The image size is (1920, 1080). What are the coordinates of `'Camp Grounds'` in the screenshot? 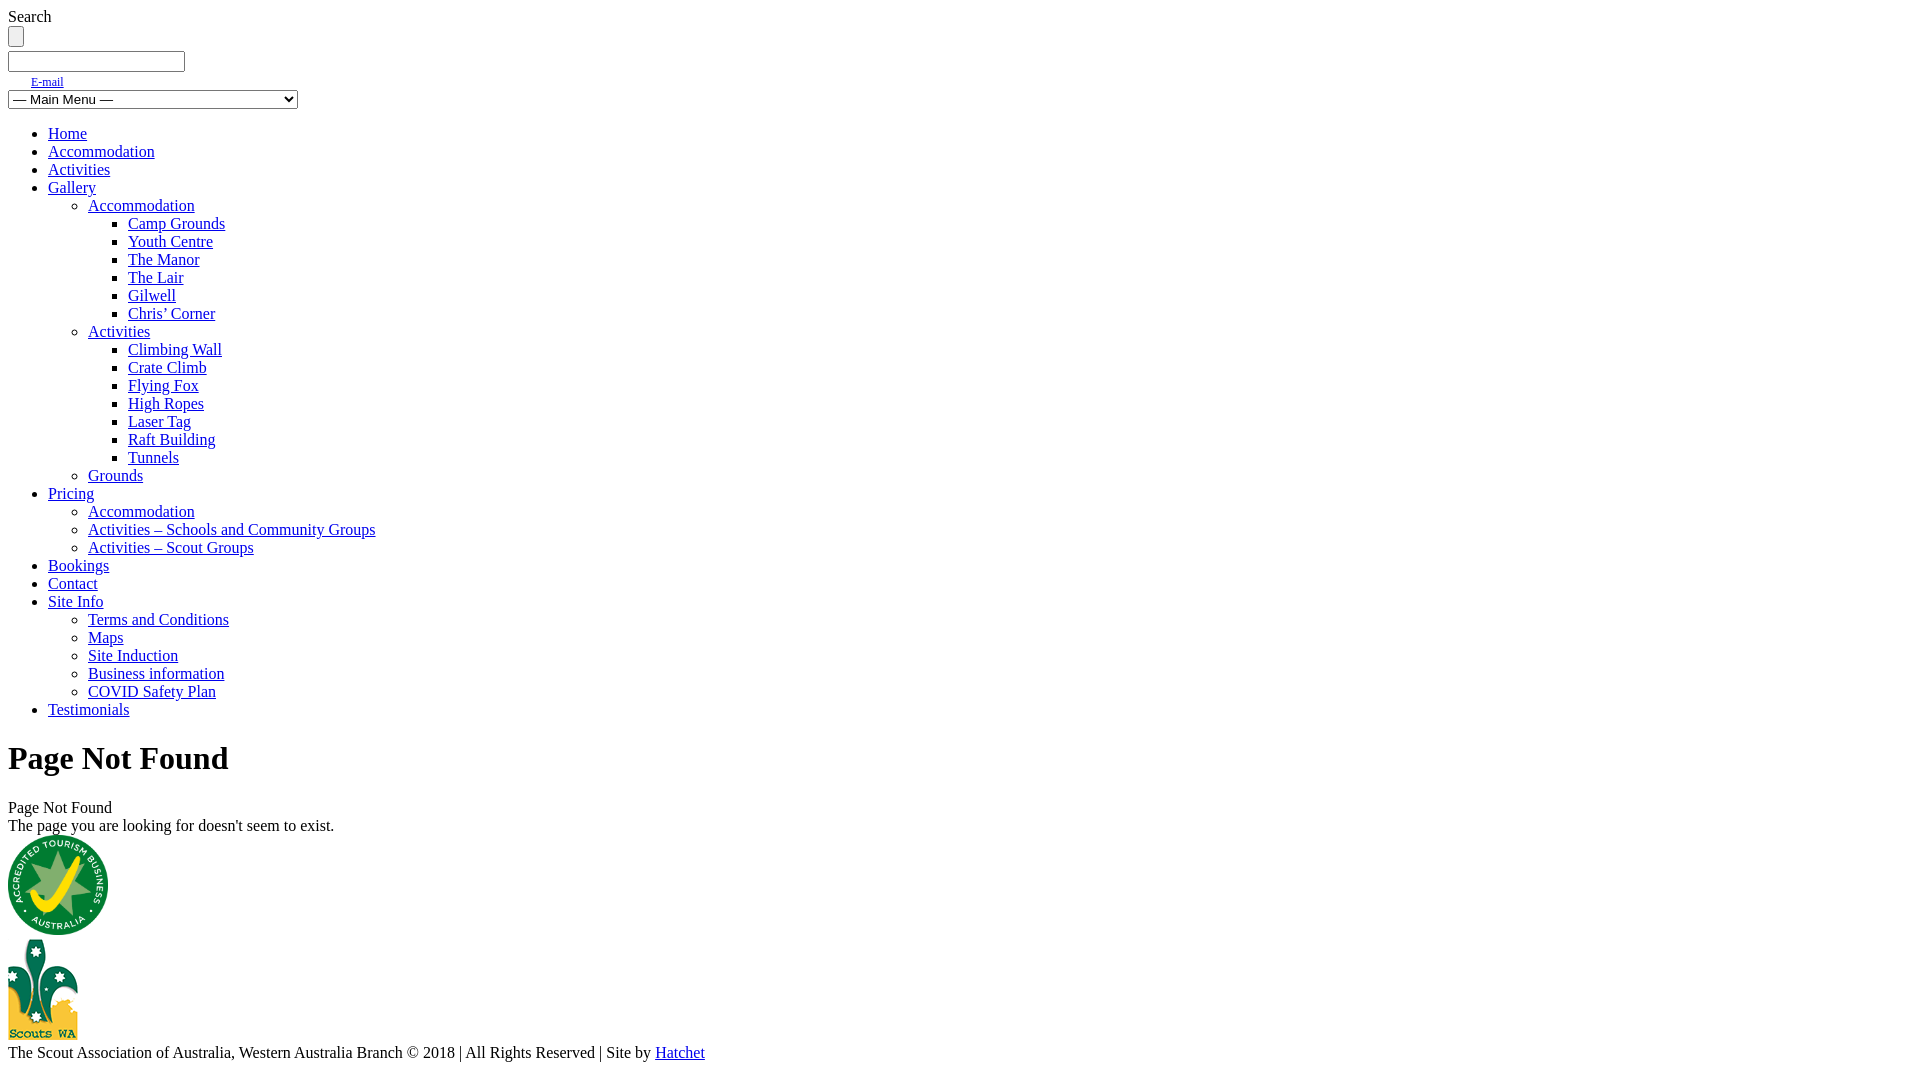 It's located at (176, 223).